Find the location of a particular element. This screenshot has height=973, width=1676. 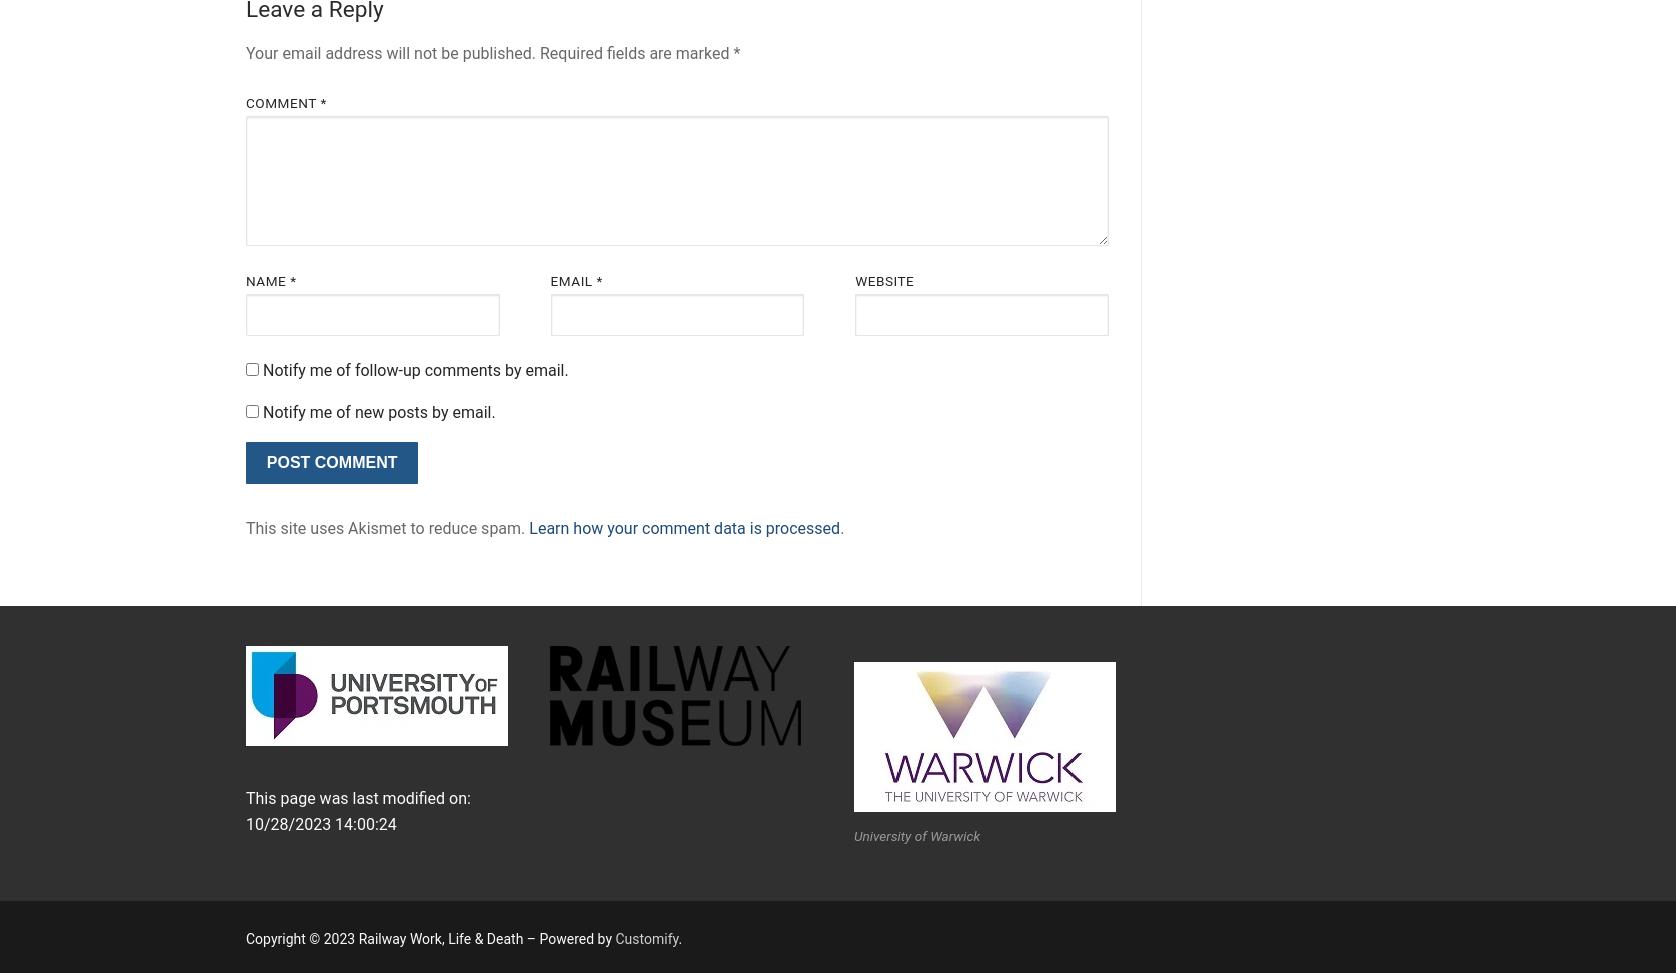

'Website' is located at coordinates (884, 281).